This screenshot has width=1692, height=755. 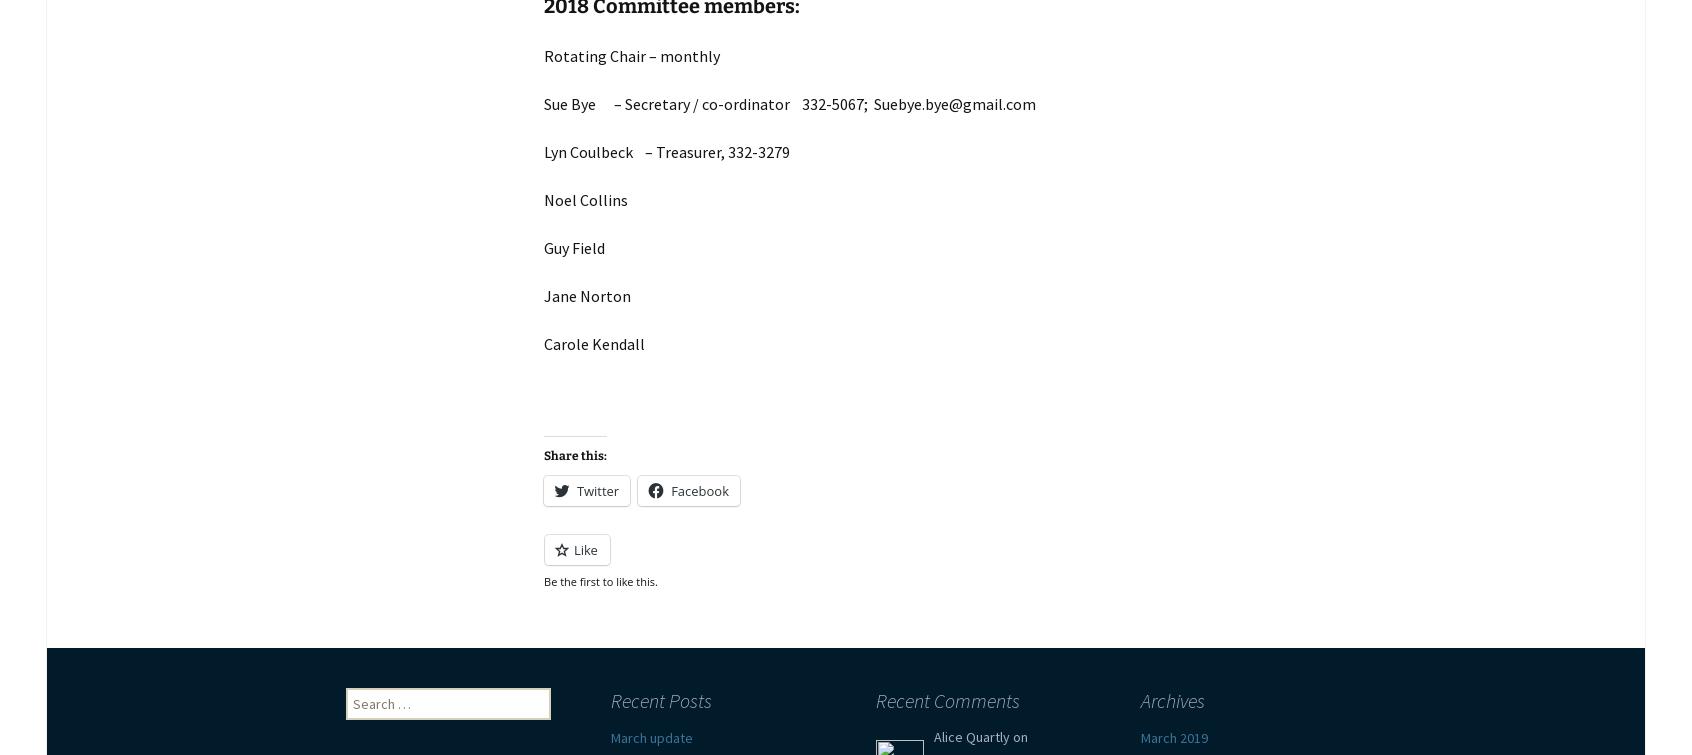 What do you see at coordinates (948, 698) in the screenshot?
I see `'Recent Comments'` at bounding box center [948, 698].